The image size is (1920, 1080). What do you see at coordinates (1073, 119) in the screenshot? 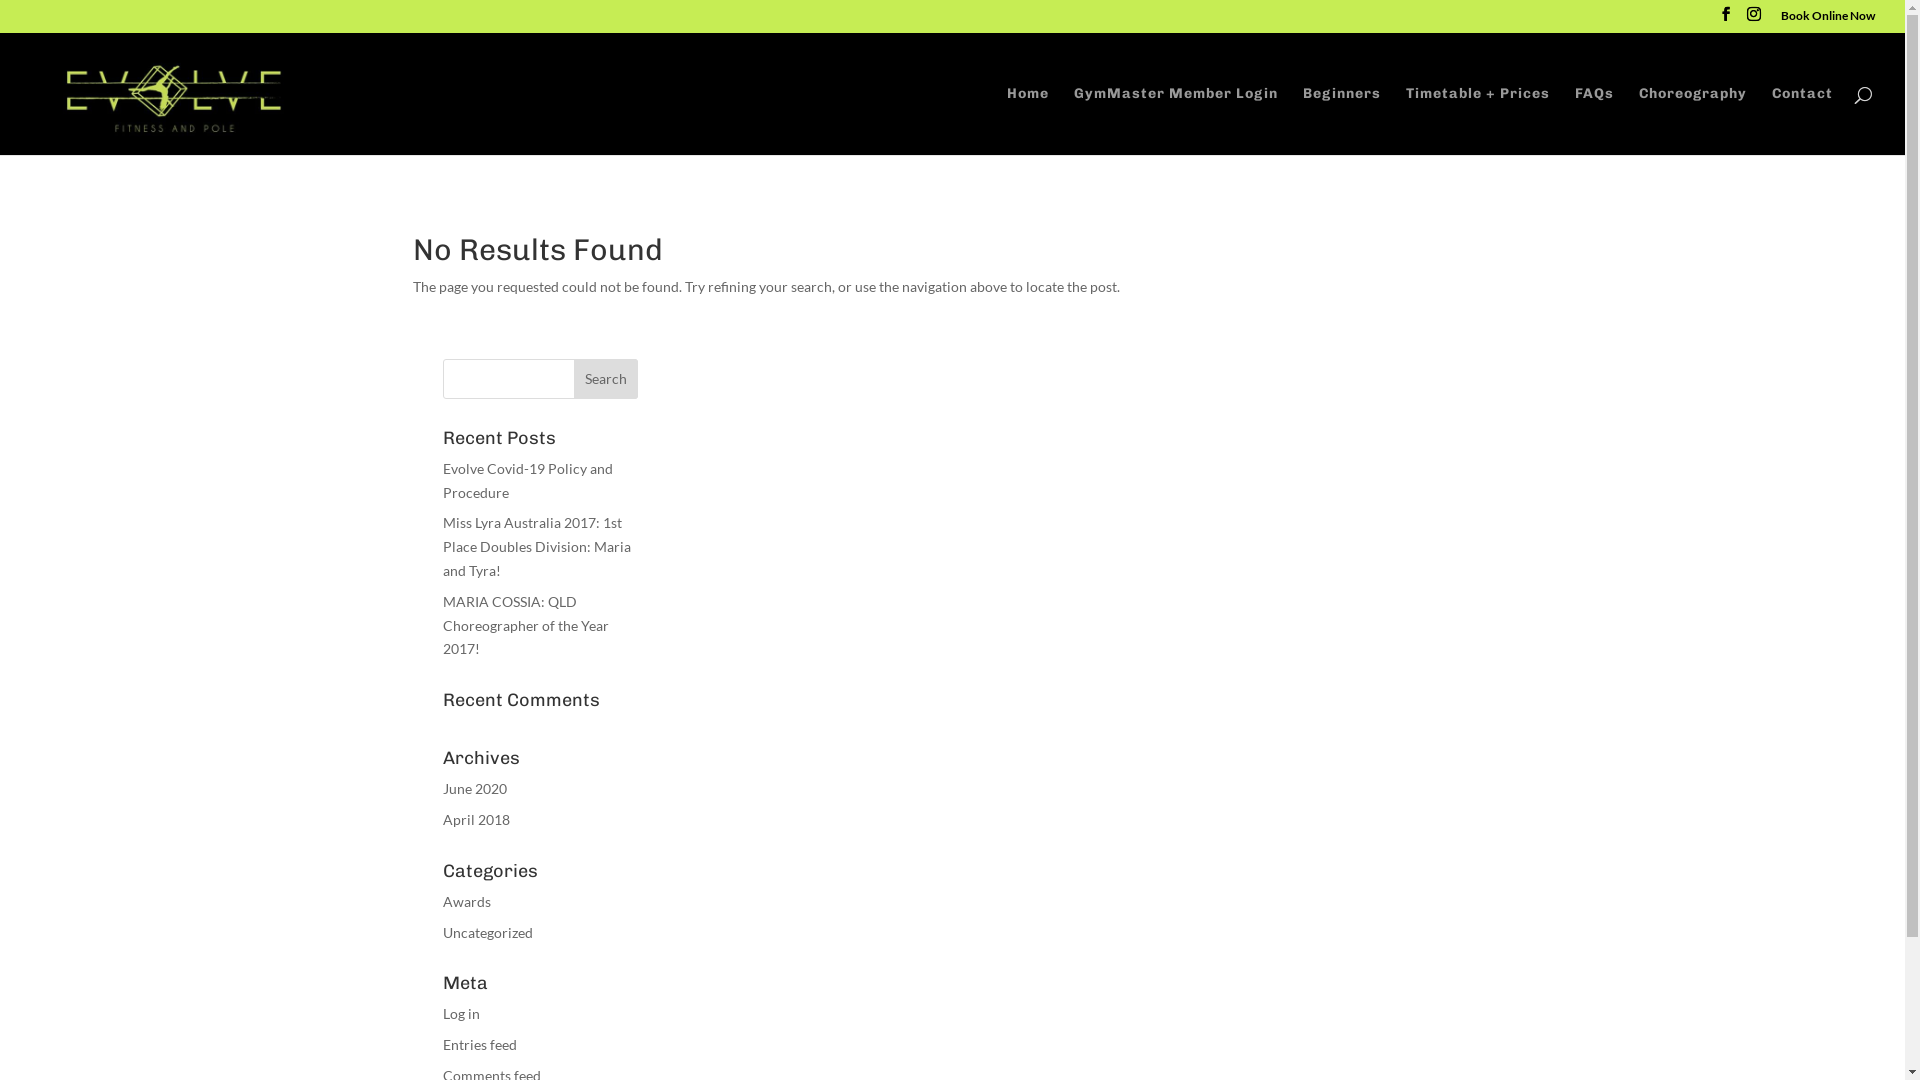
I see `'GymMaster Member Login'` at bounding box center [1073, 119].